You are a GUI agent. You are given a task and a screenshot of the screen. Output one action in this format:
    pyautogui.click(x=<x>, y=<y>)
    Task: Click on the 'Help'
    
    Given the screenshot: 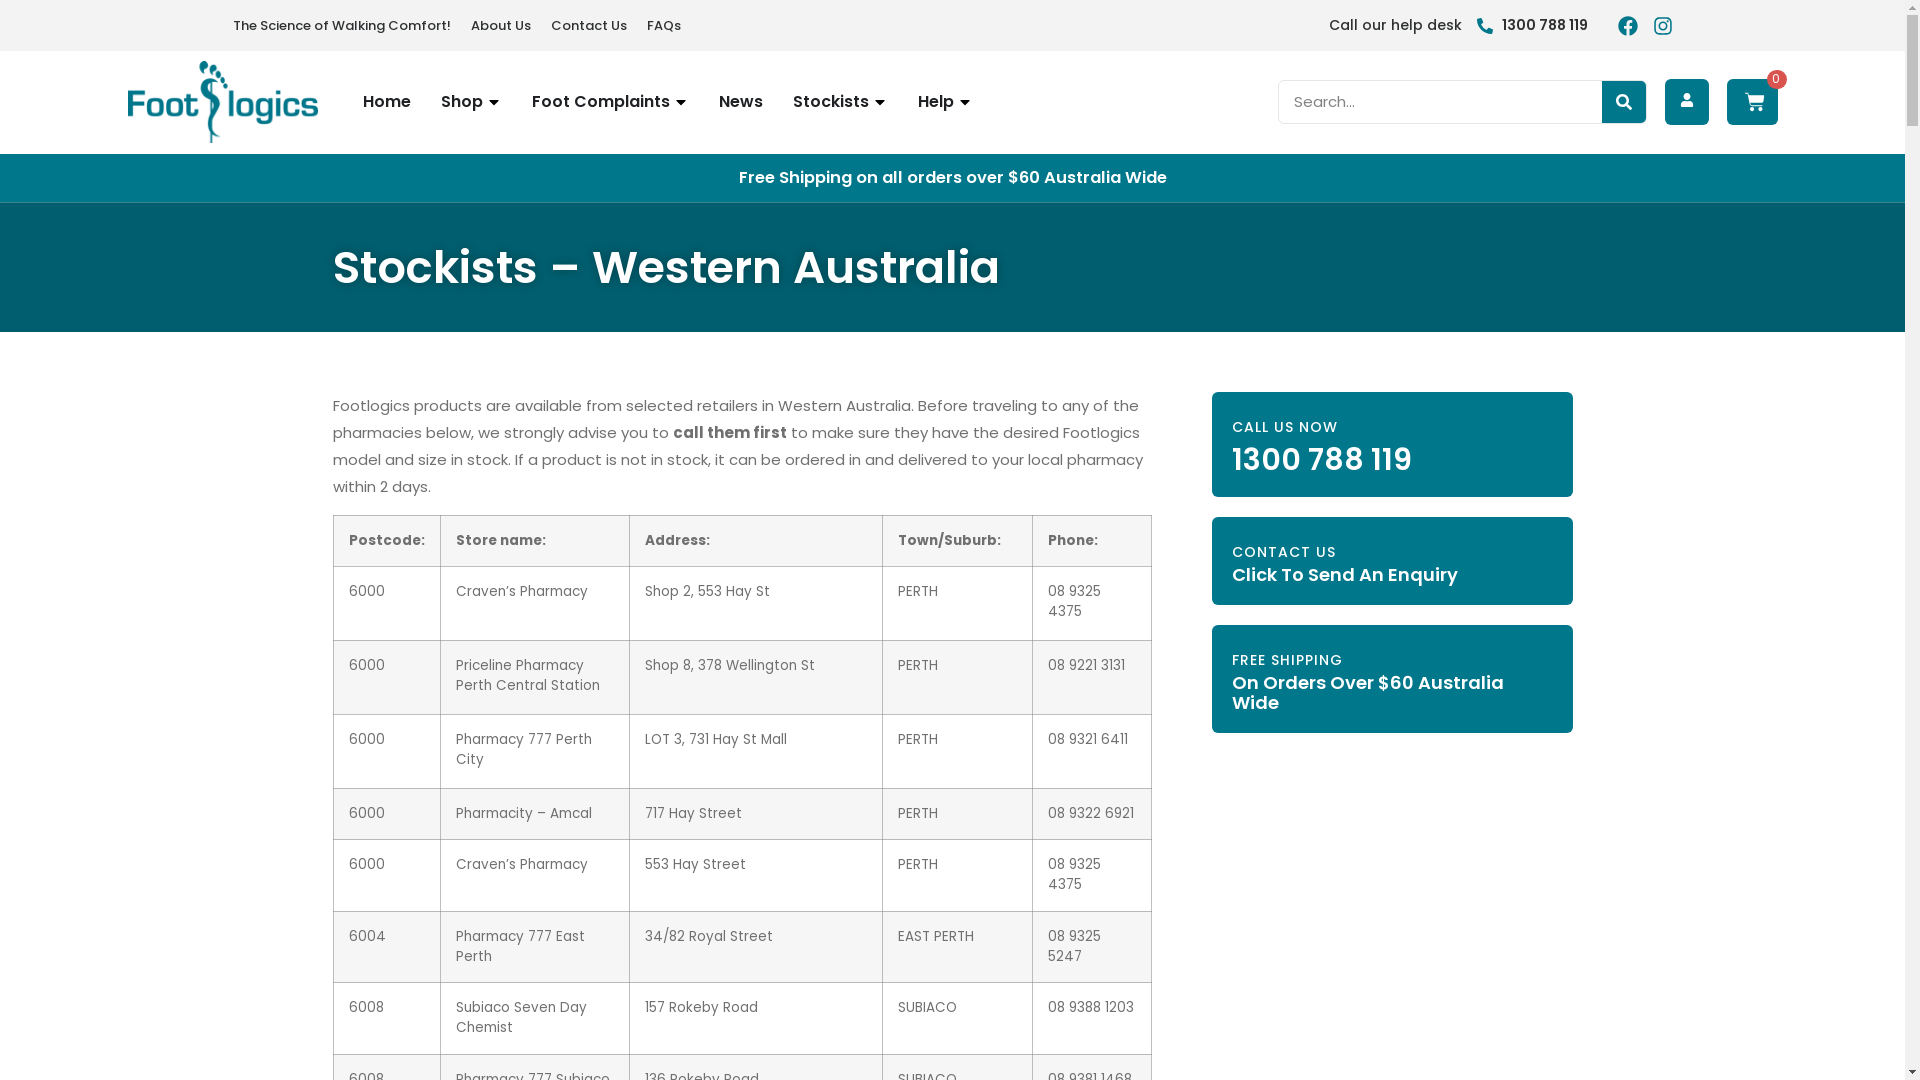 What is the action you would take?
    pyautogui.click(x=916, y=101)
    